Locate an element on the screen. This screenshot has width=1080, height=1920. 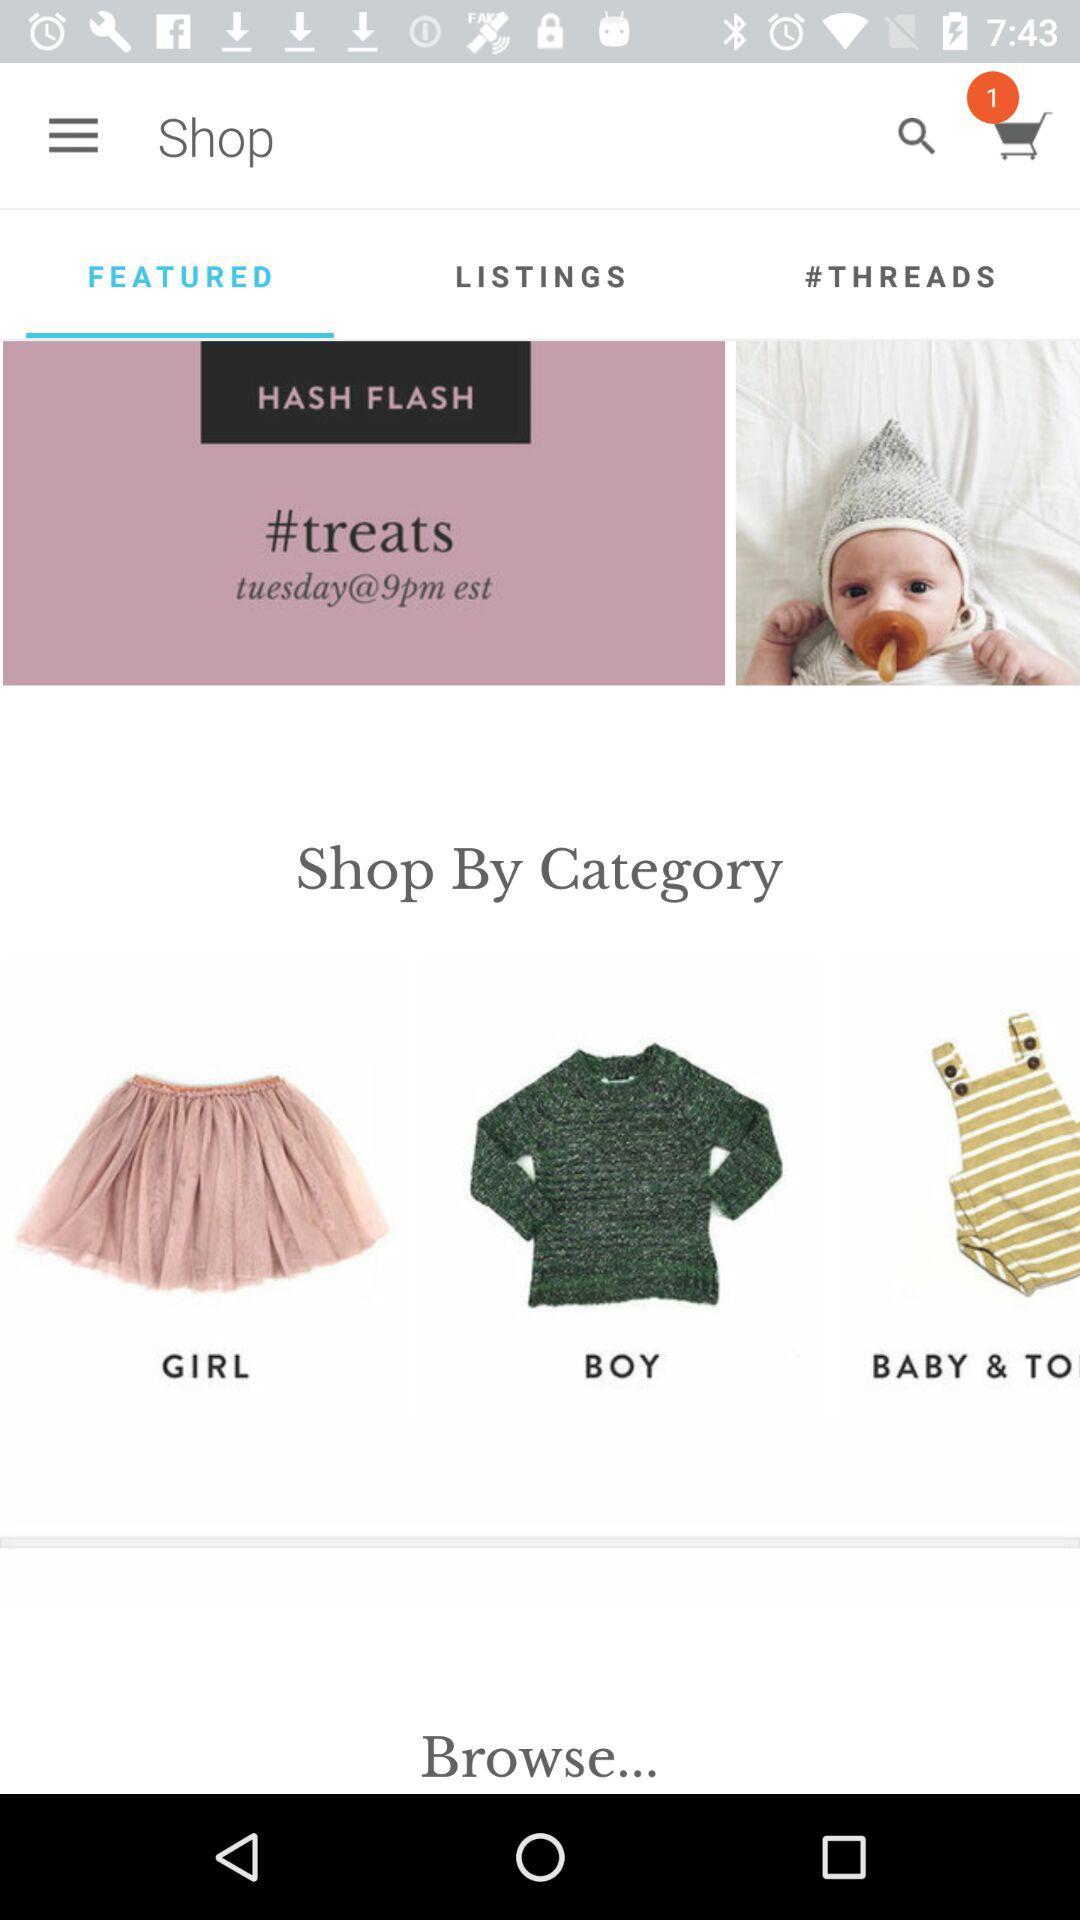
open link to boys clouths is located at coordinates (618, 1186).